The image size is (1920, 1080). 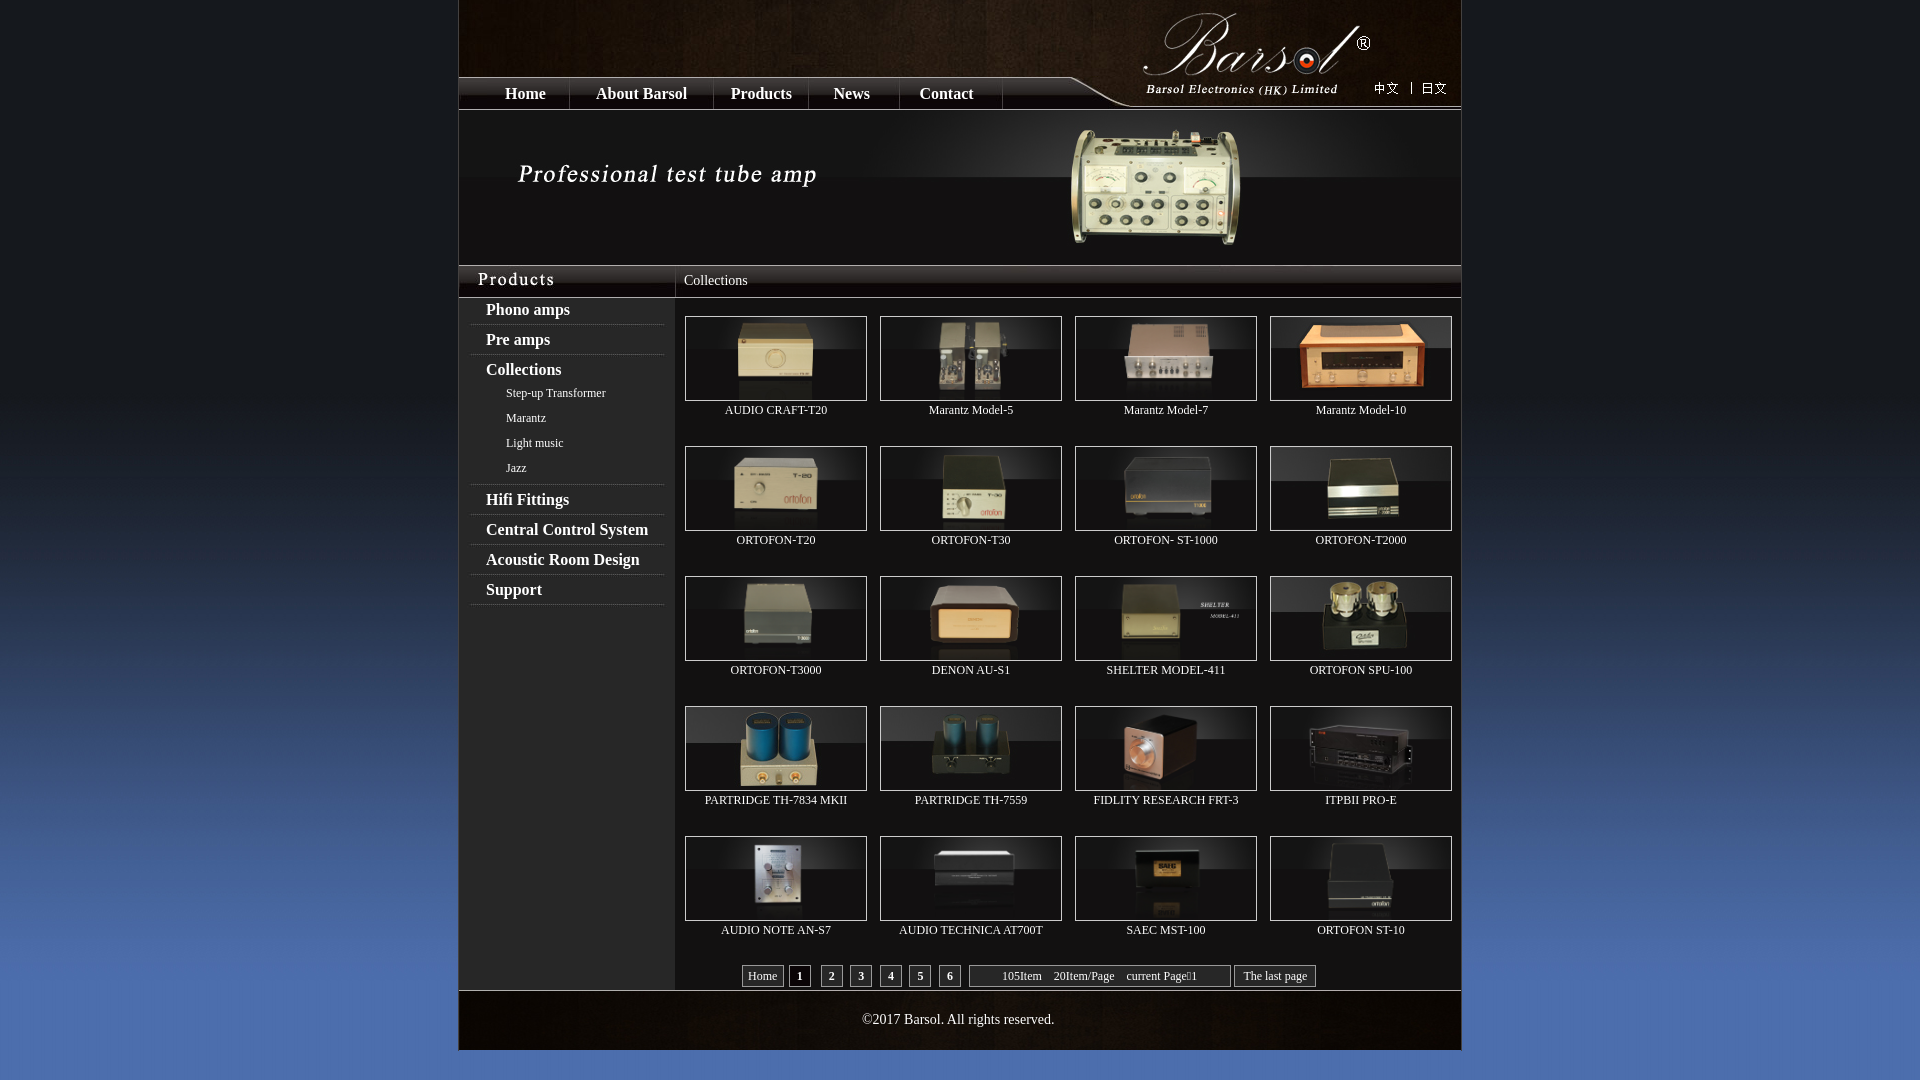 I want to click on '6', so click(x=949, y=974).